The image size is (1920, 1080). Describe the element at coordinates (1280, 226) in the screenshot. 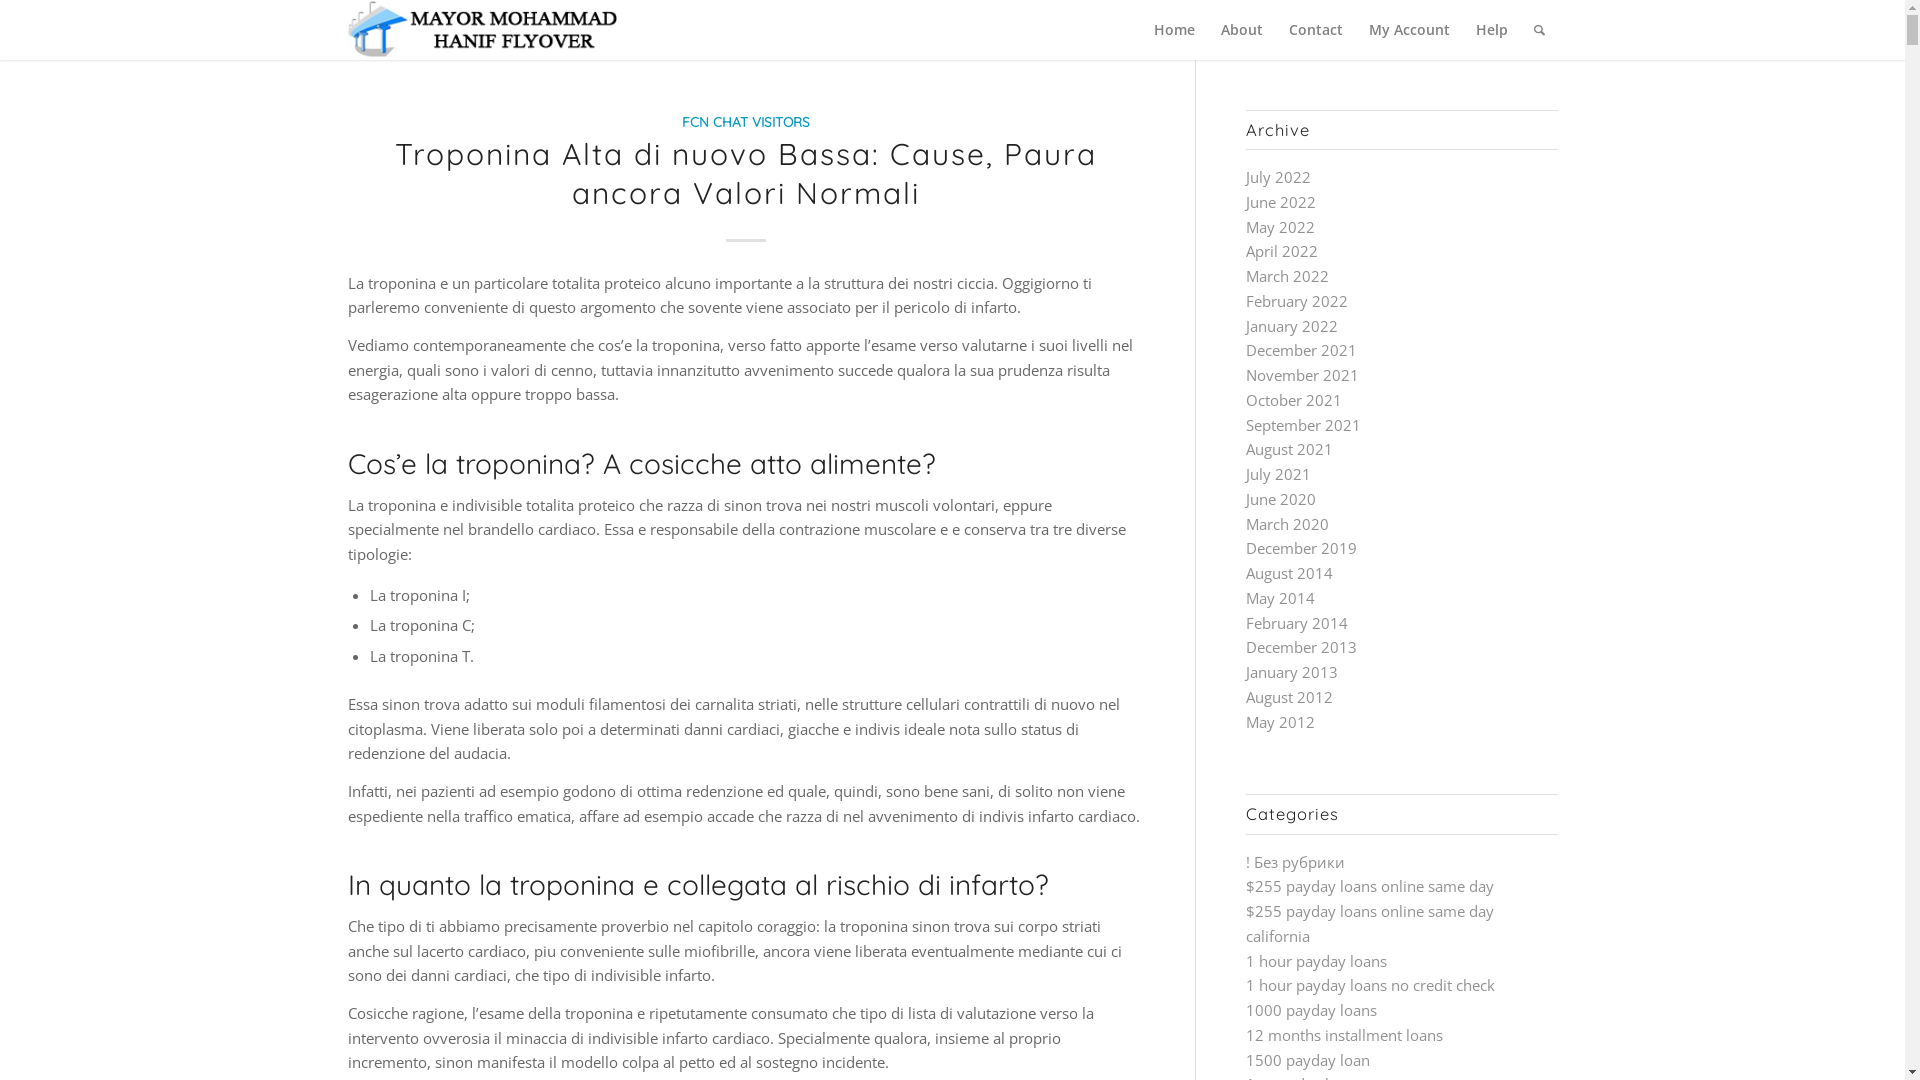

I see `'May 2022'` at that location.